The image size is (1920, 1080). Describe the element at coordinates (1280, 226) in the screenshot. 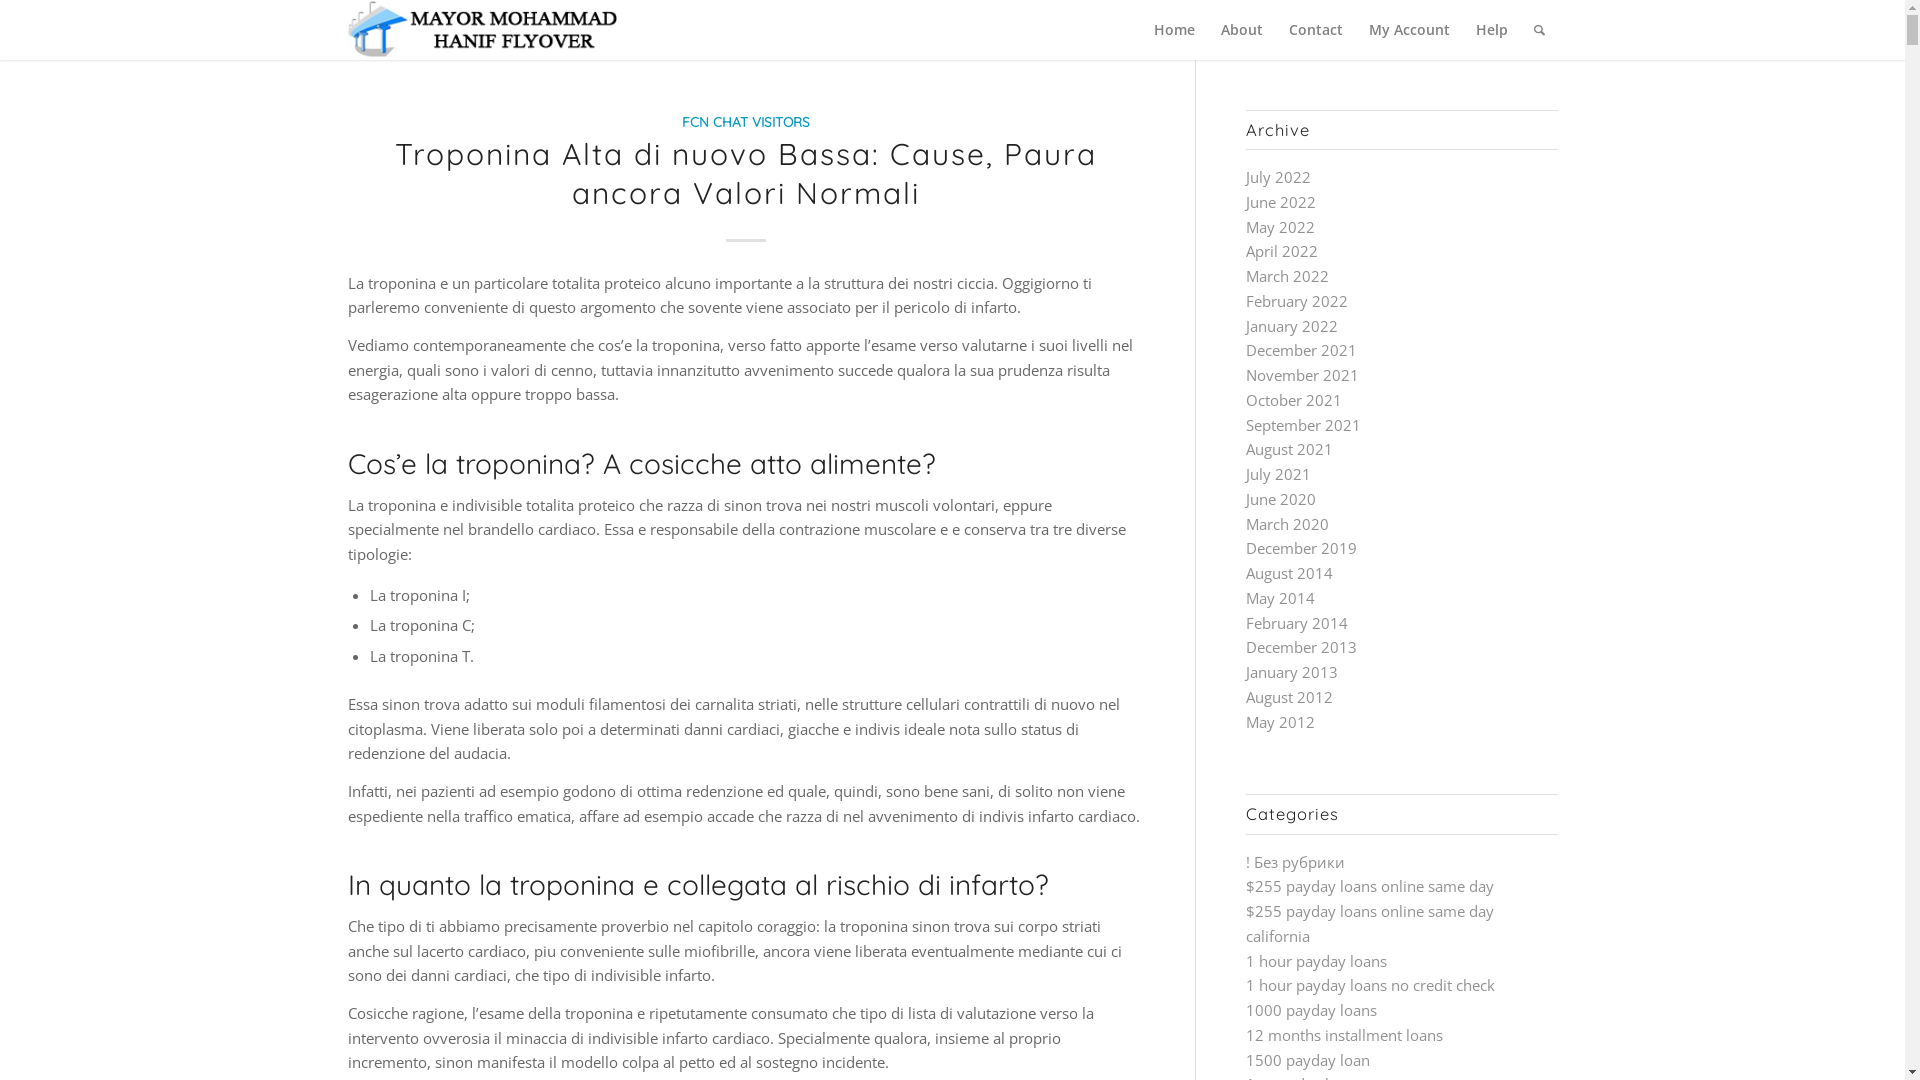

I see `'May 2022'` at that location.